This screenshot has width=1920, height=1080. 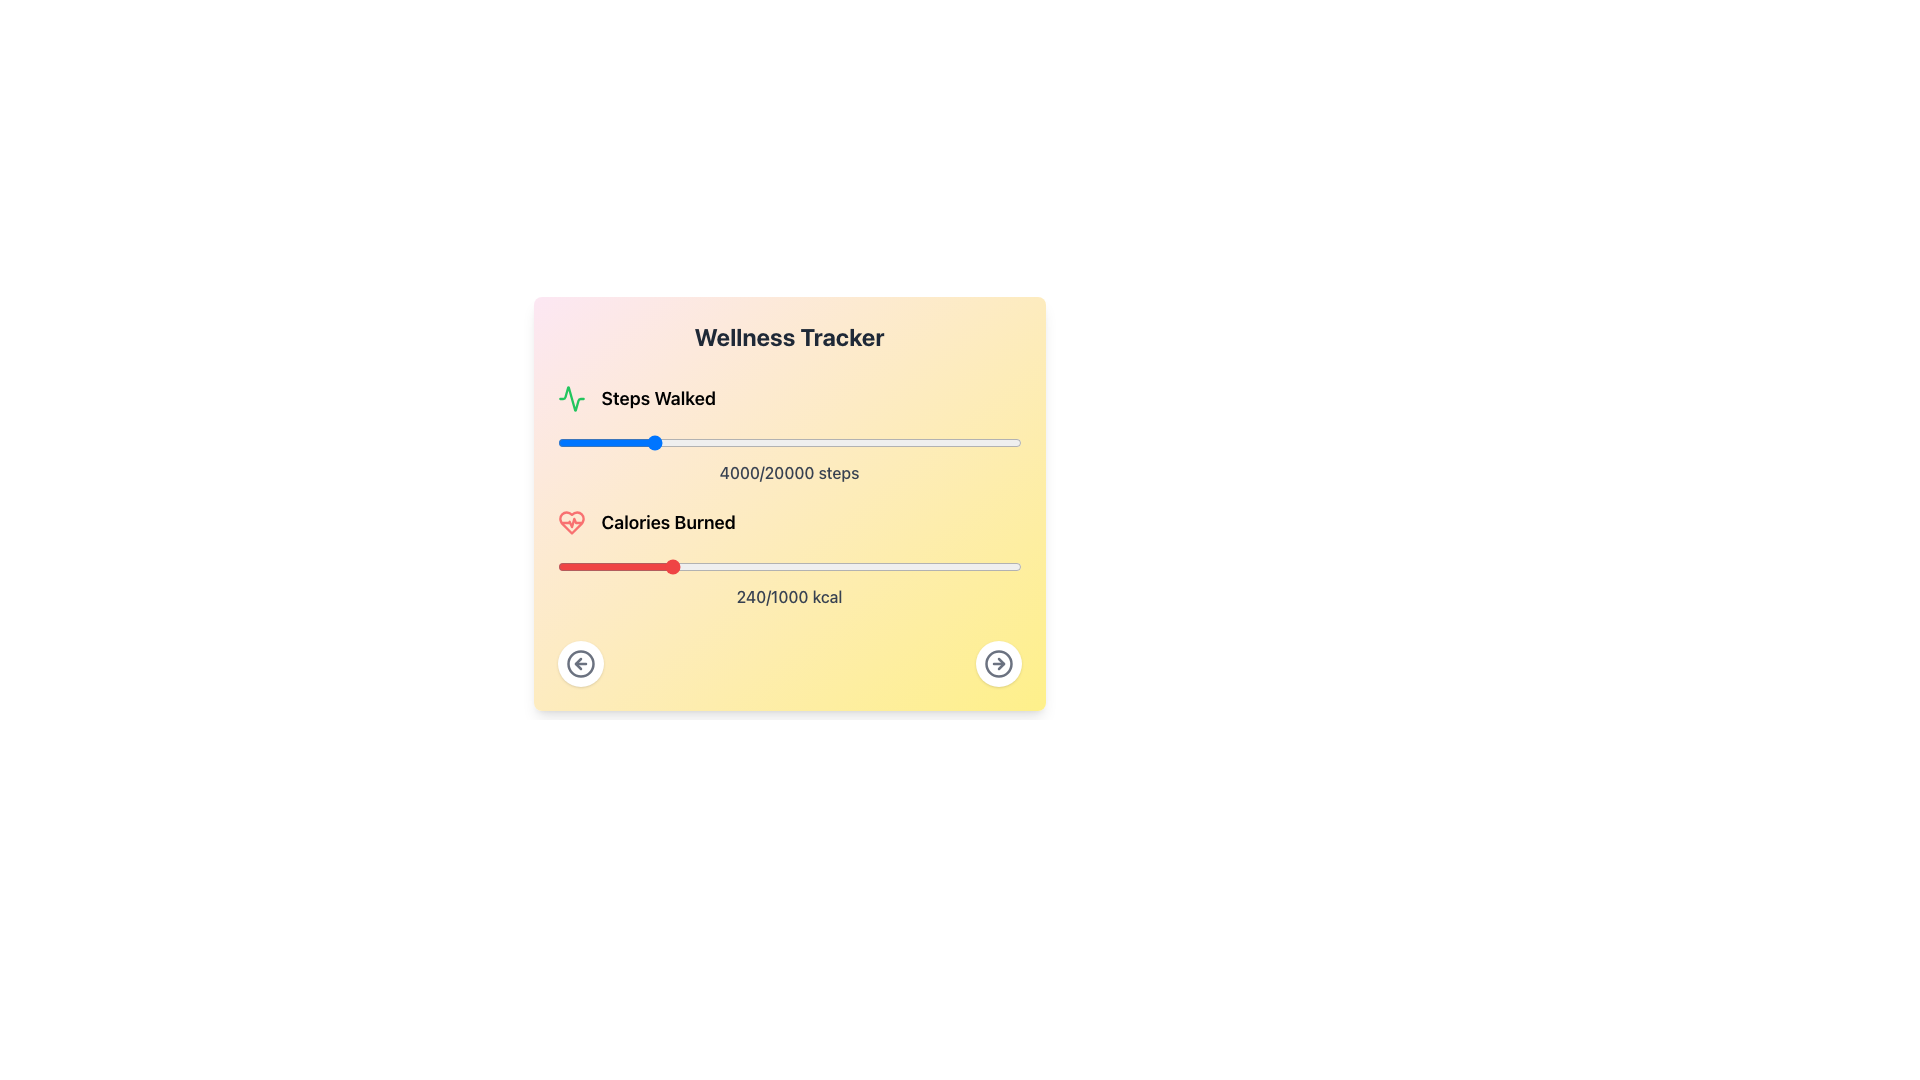 I want to click on the text label that serves as the header for the wellness tracking section, indicating the data displayed below about steps walked and calories burned, so click(x=788, y=335).